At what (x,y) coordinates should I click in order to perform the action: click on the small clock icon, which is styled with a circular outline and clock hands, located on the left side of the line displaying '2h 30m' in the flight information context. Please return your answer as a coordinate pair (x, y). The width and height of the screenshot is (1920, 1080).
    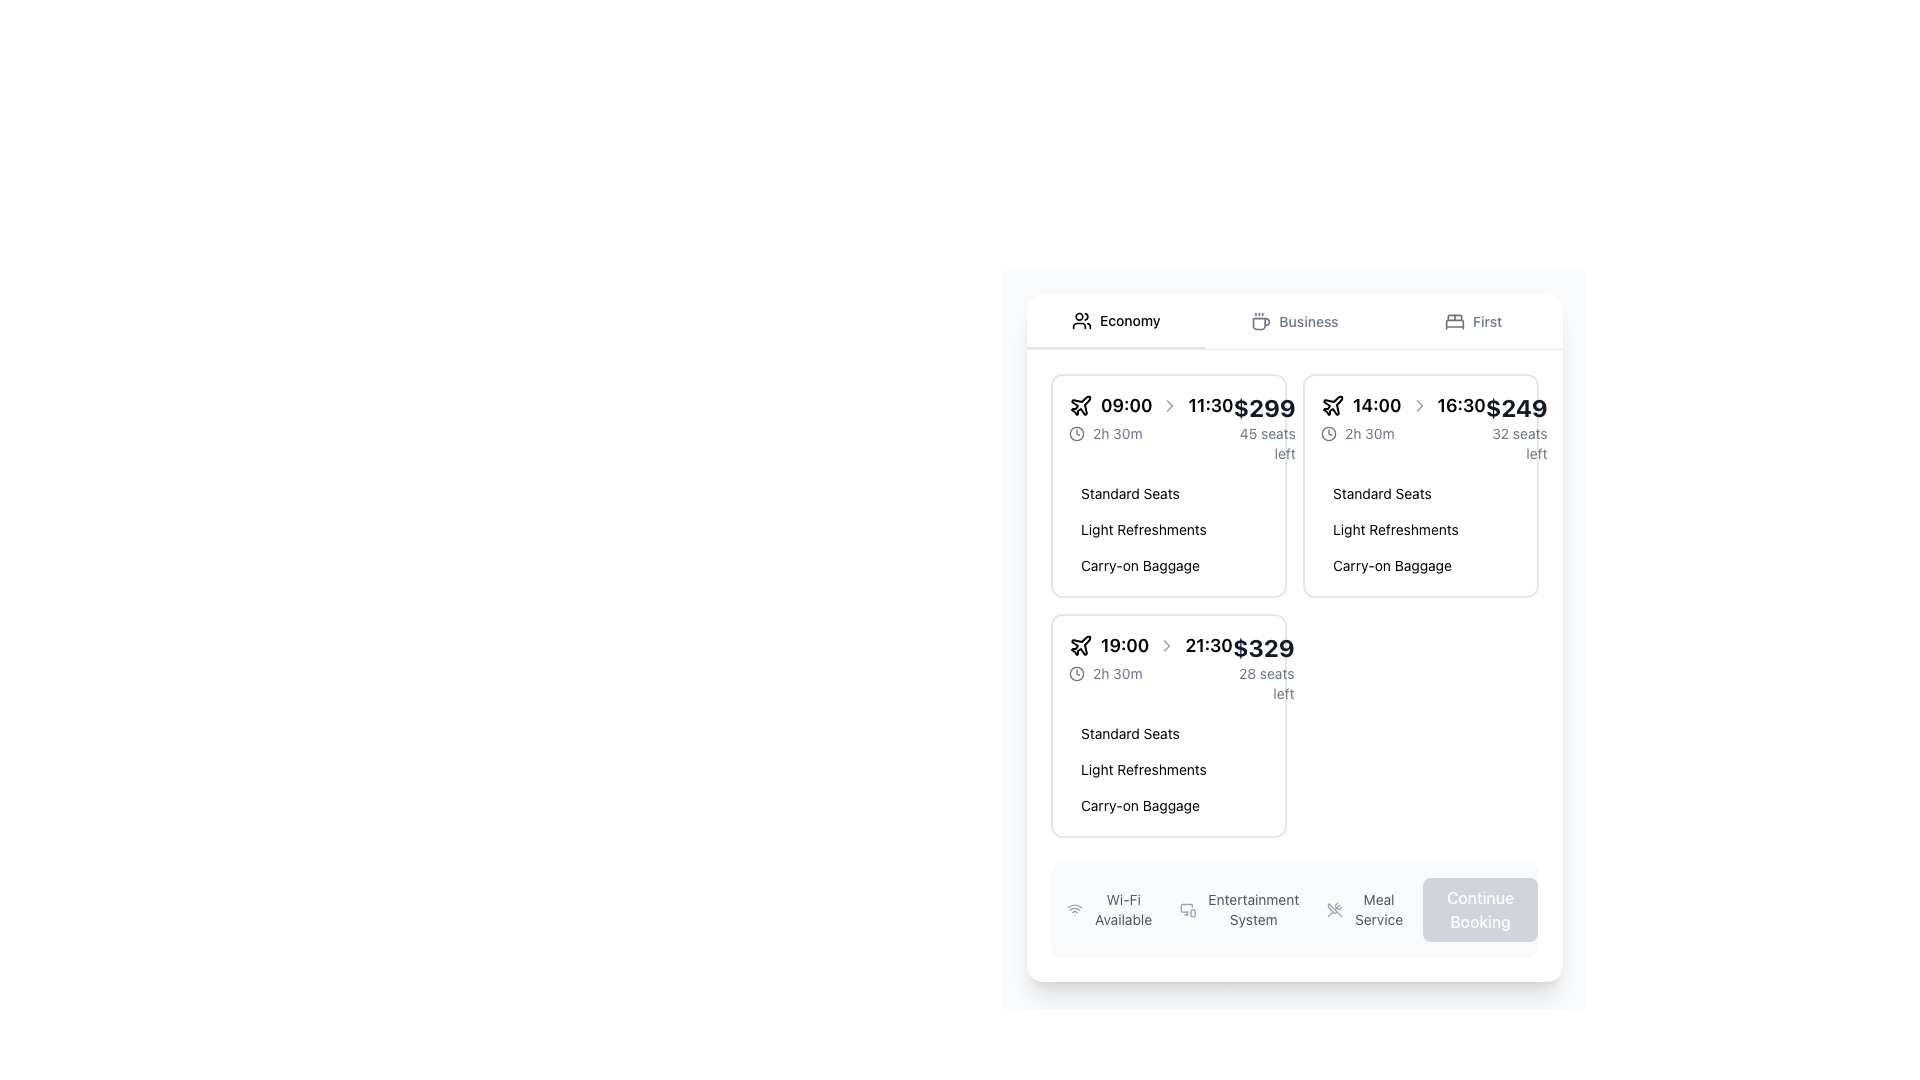
    Looking at the image, I should click on (1075, 674).